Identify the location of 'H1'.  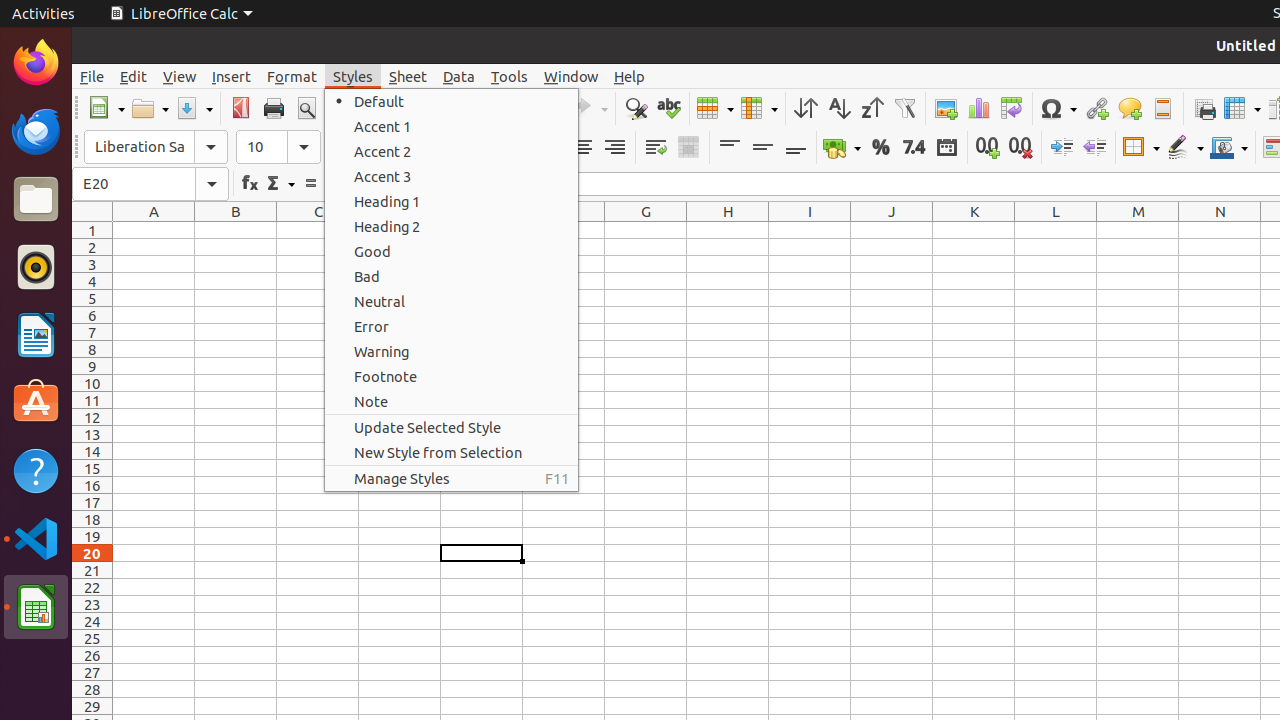
(727, 229).